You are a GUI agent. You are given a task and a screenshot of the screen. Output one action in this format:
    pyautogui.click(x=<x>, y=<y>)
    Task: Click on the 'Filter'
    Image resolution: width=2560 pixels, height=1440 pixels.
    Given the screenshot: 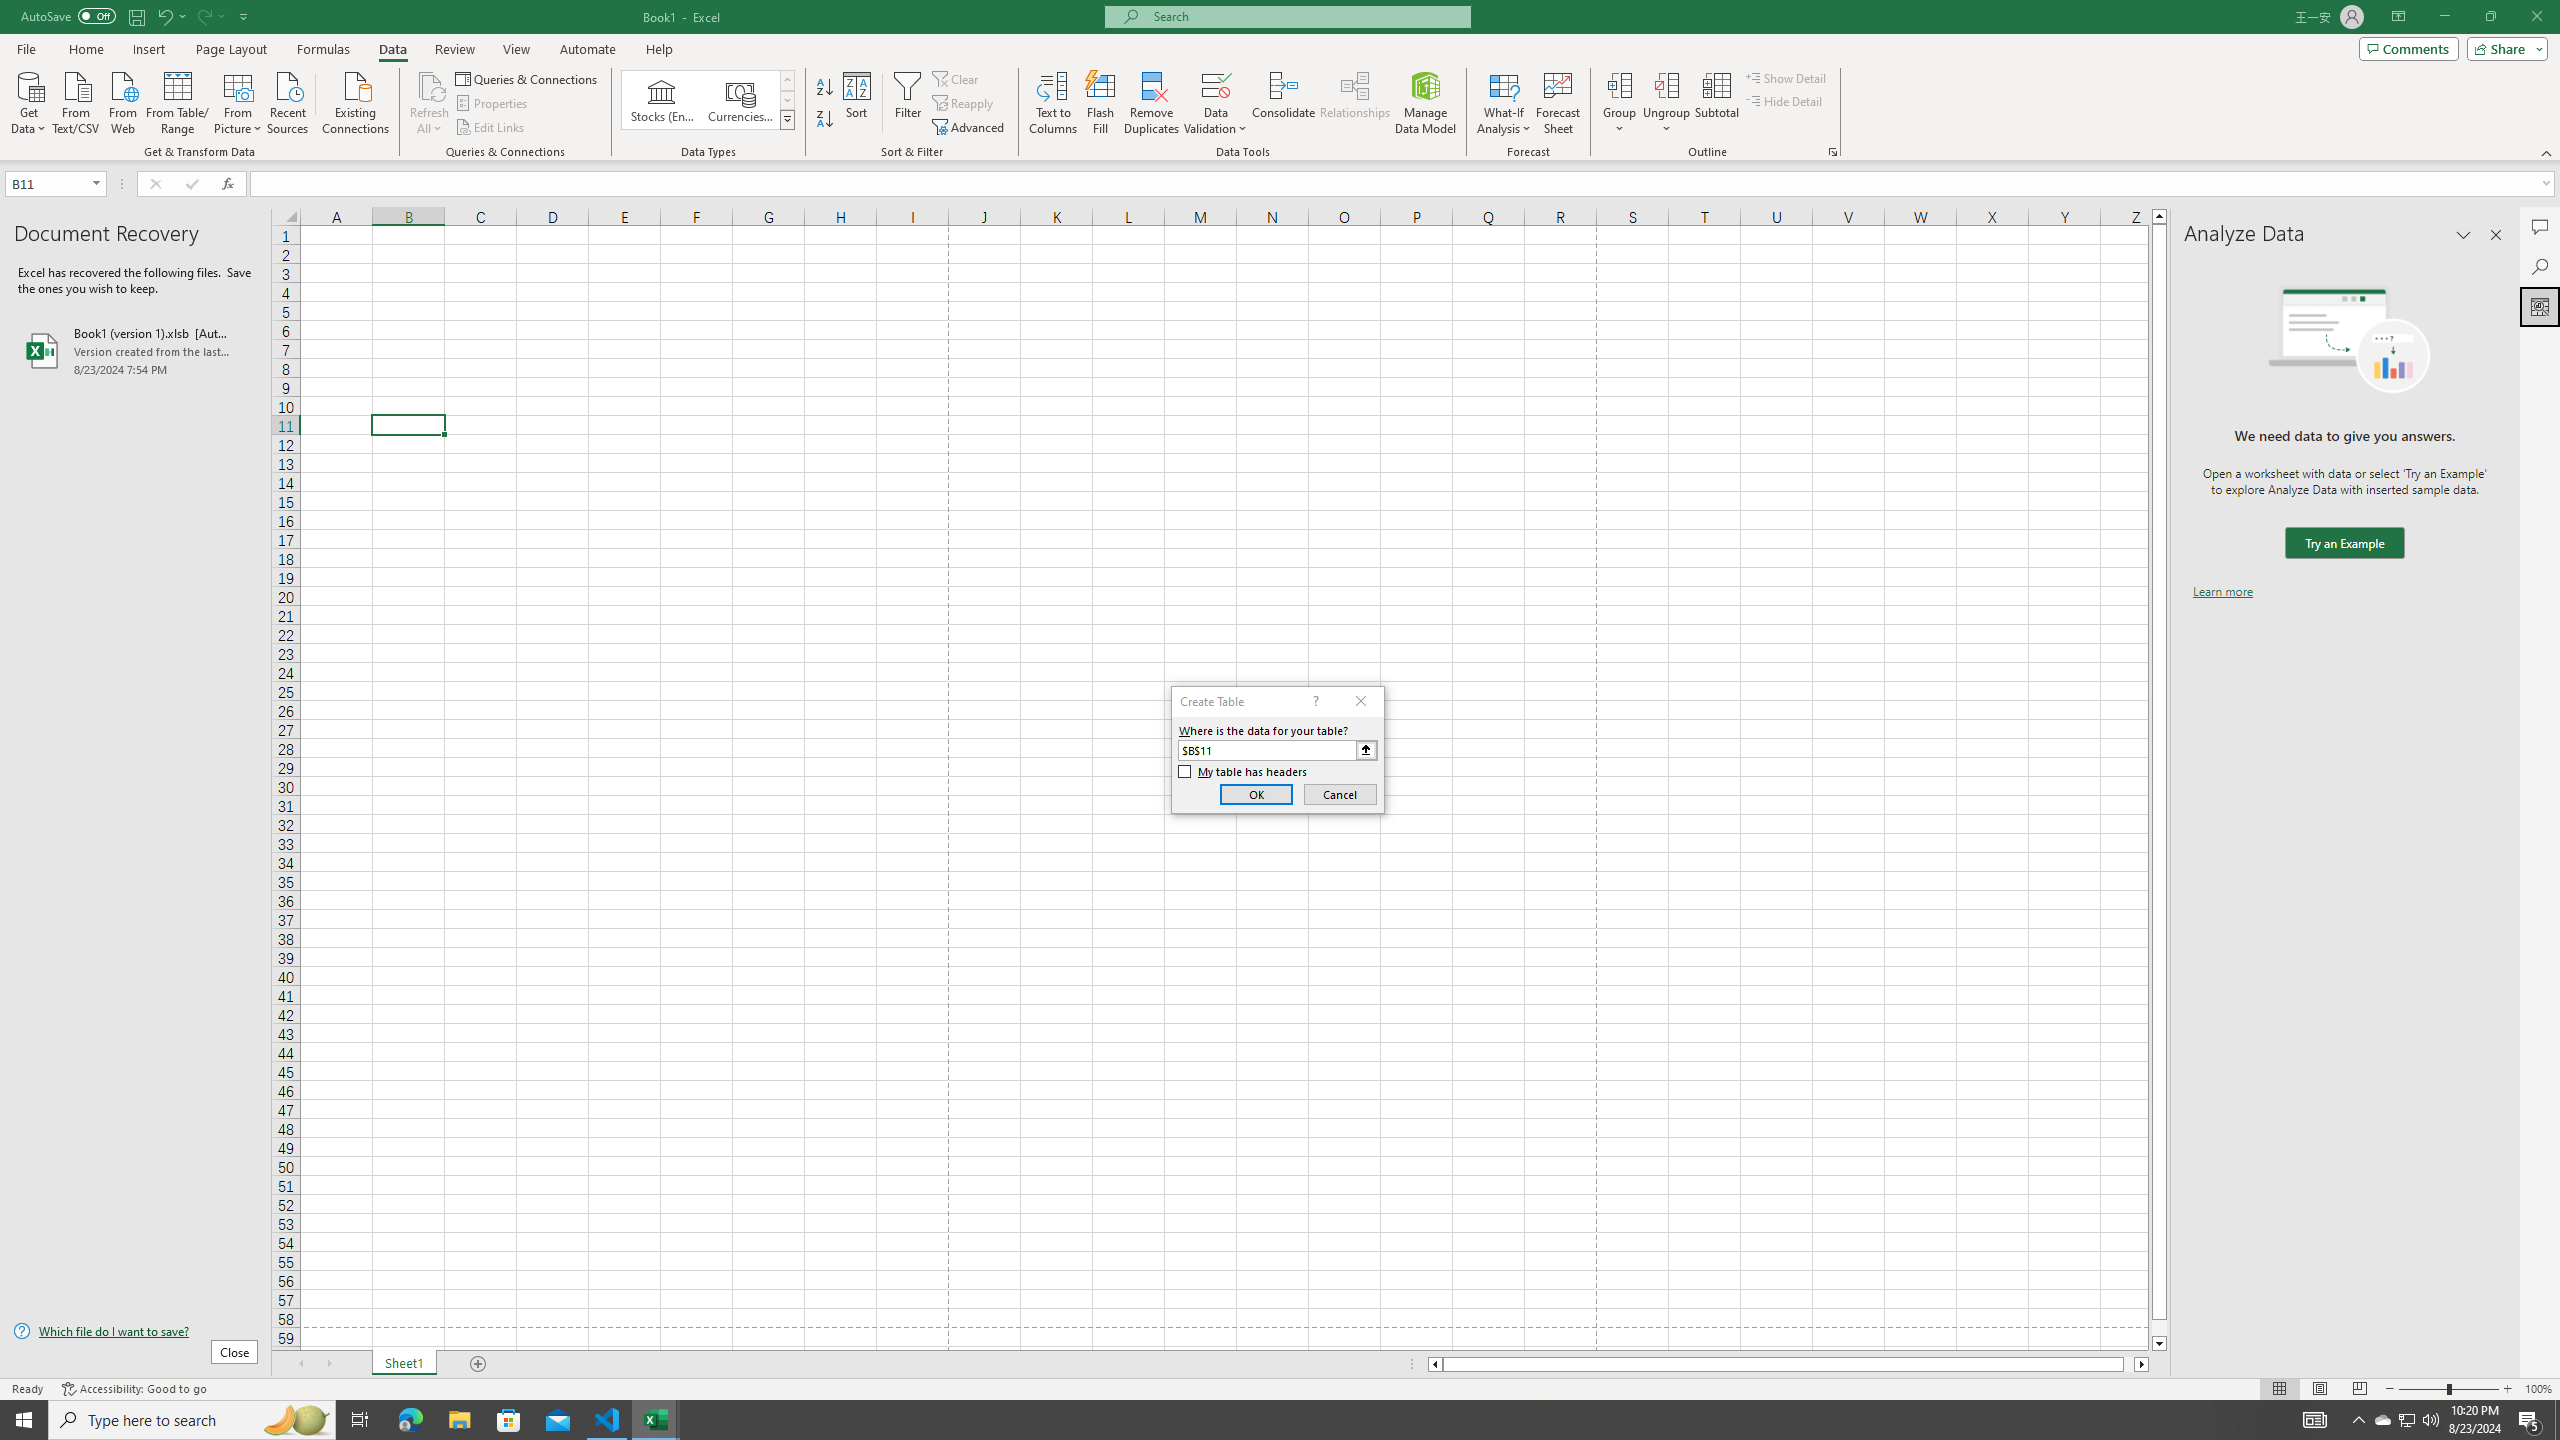 What is the action you would take?
    pyautogui.click(x=906, y=103)
    